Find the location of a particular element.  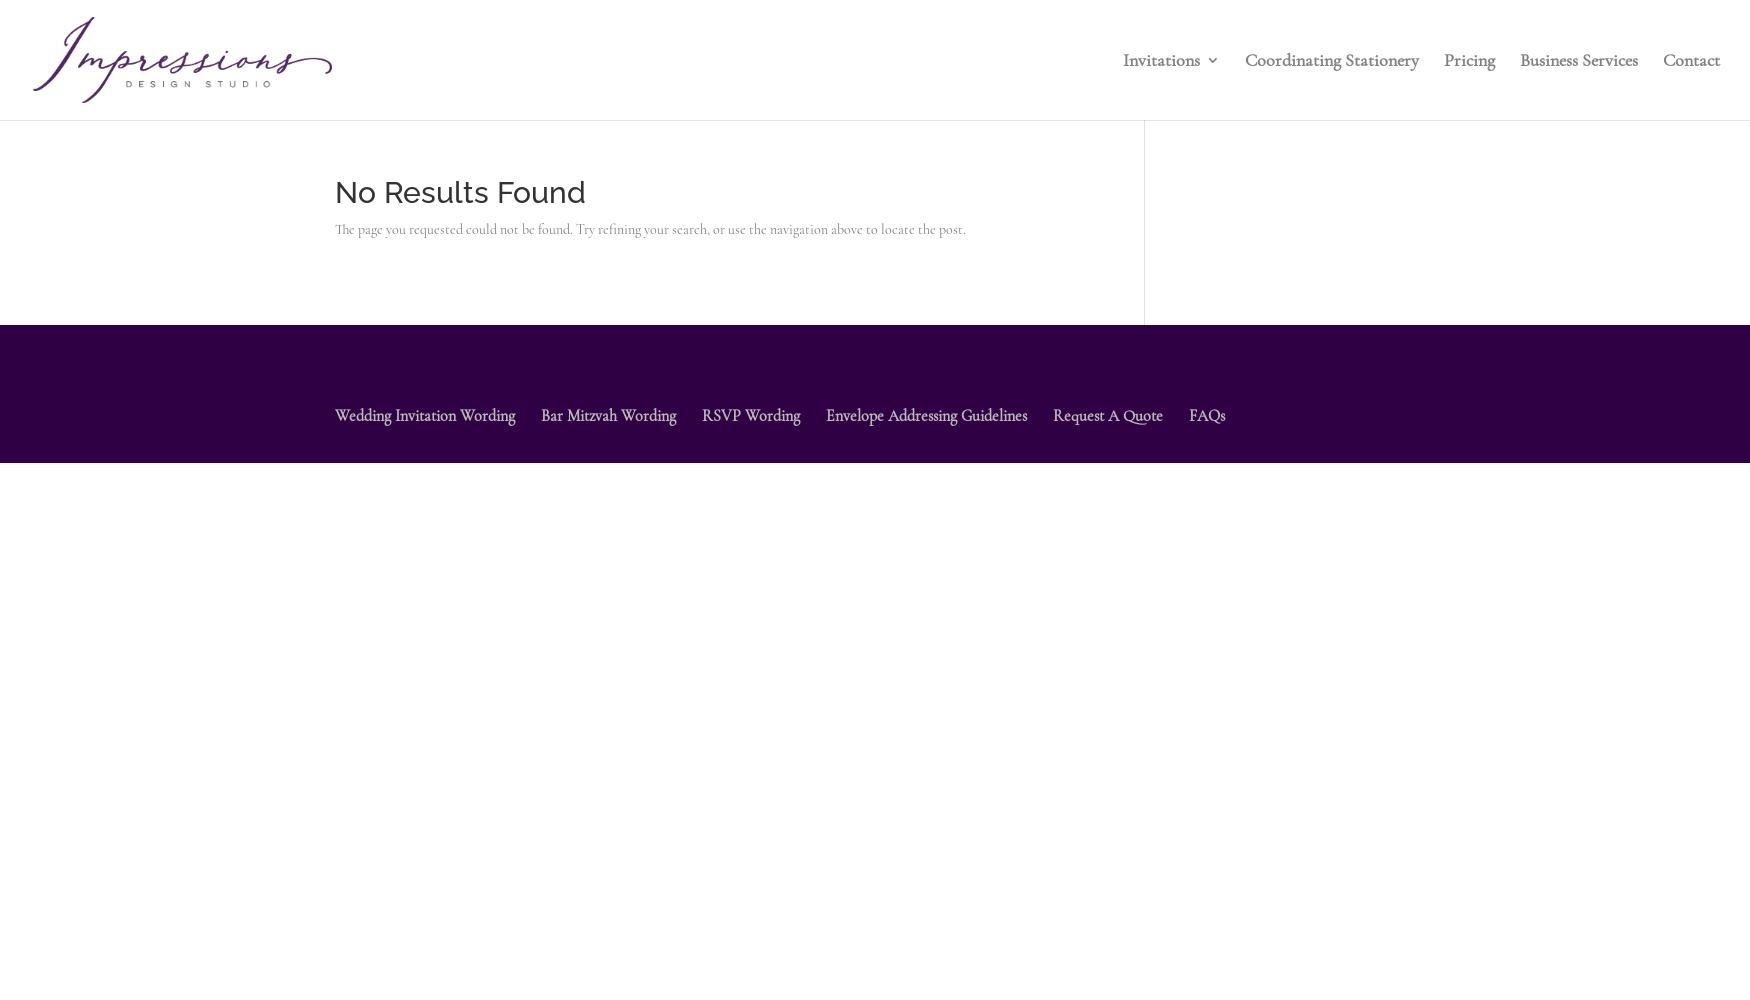

'RSVP Wording' is located at coordinates (750, 415).